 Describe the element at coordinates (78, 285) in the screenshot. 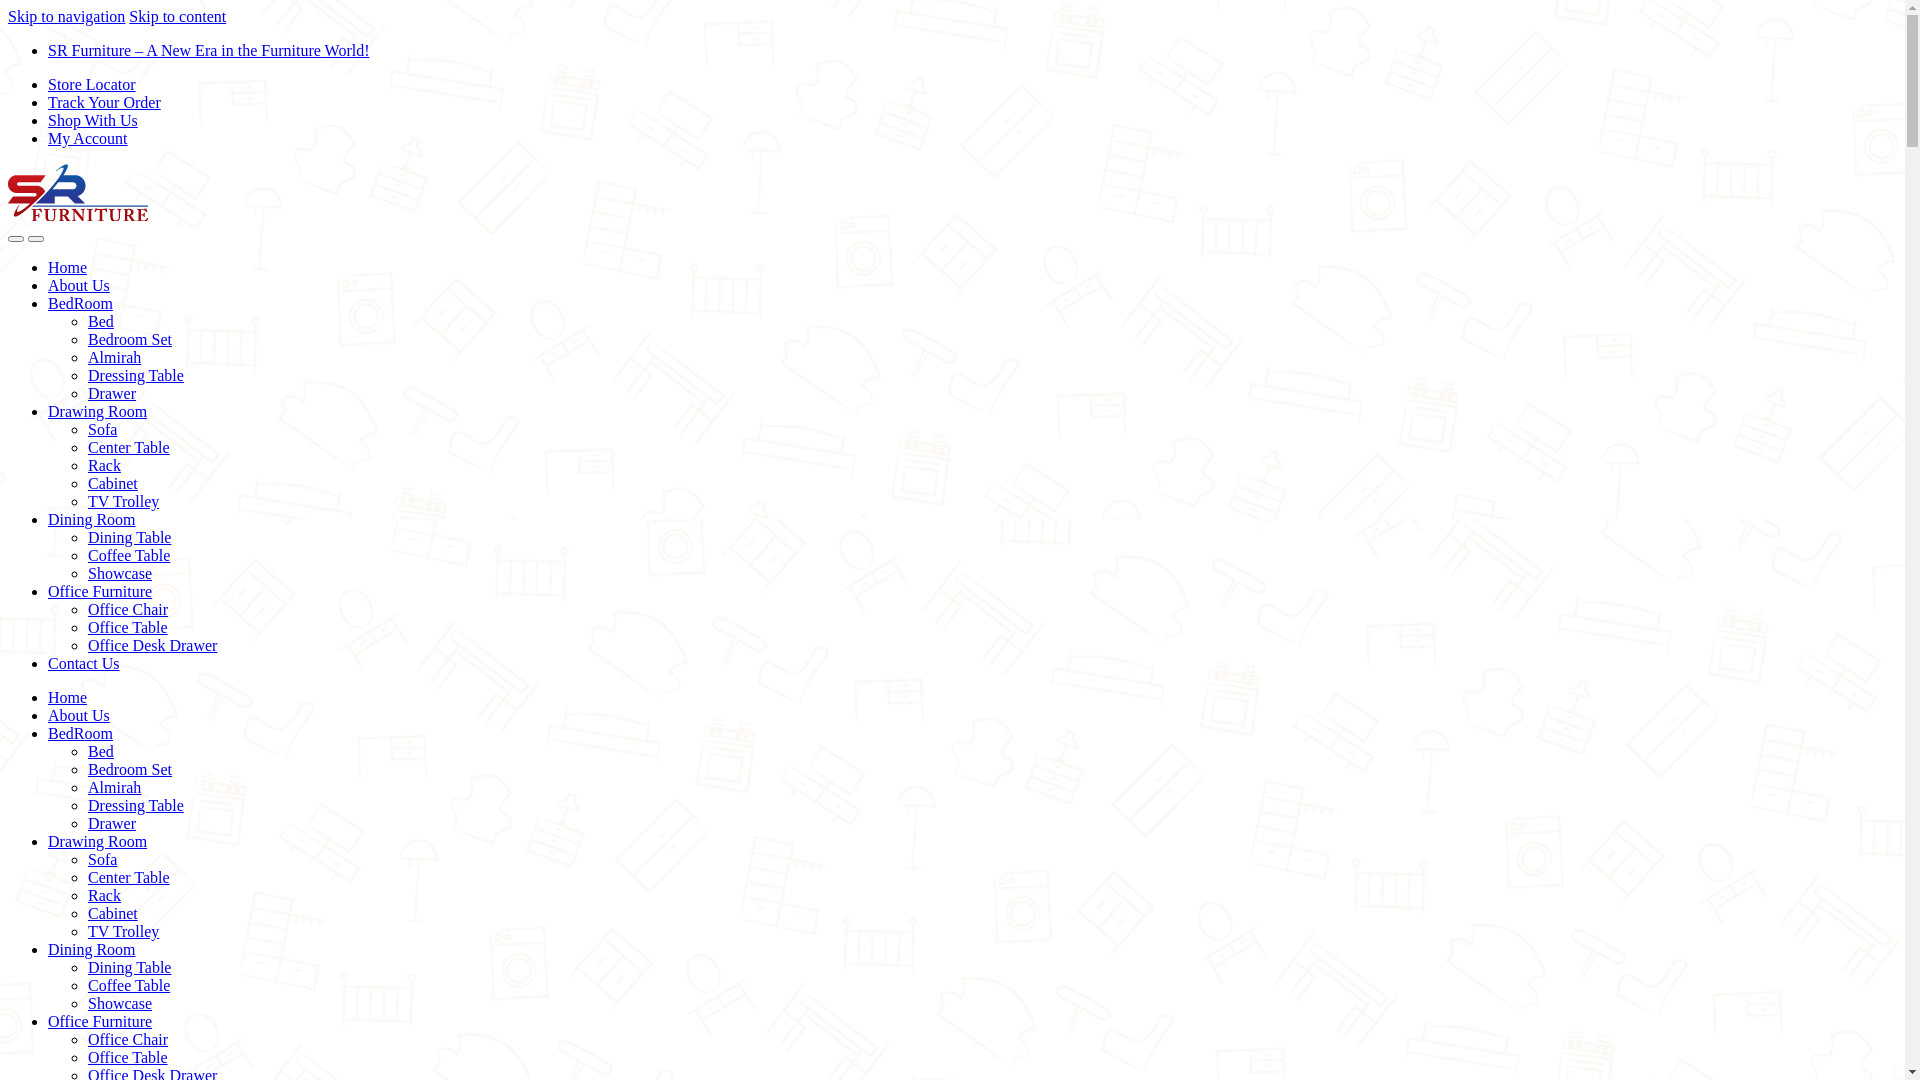

I see `'About Us'` at that location.